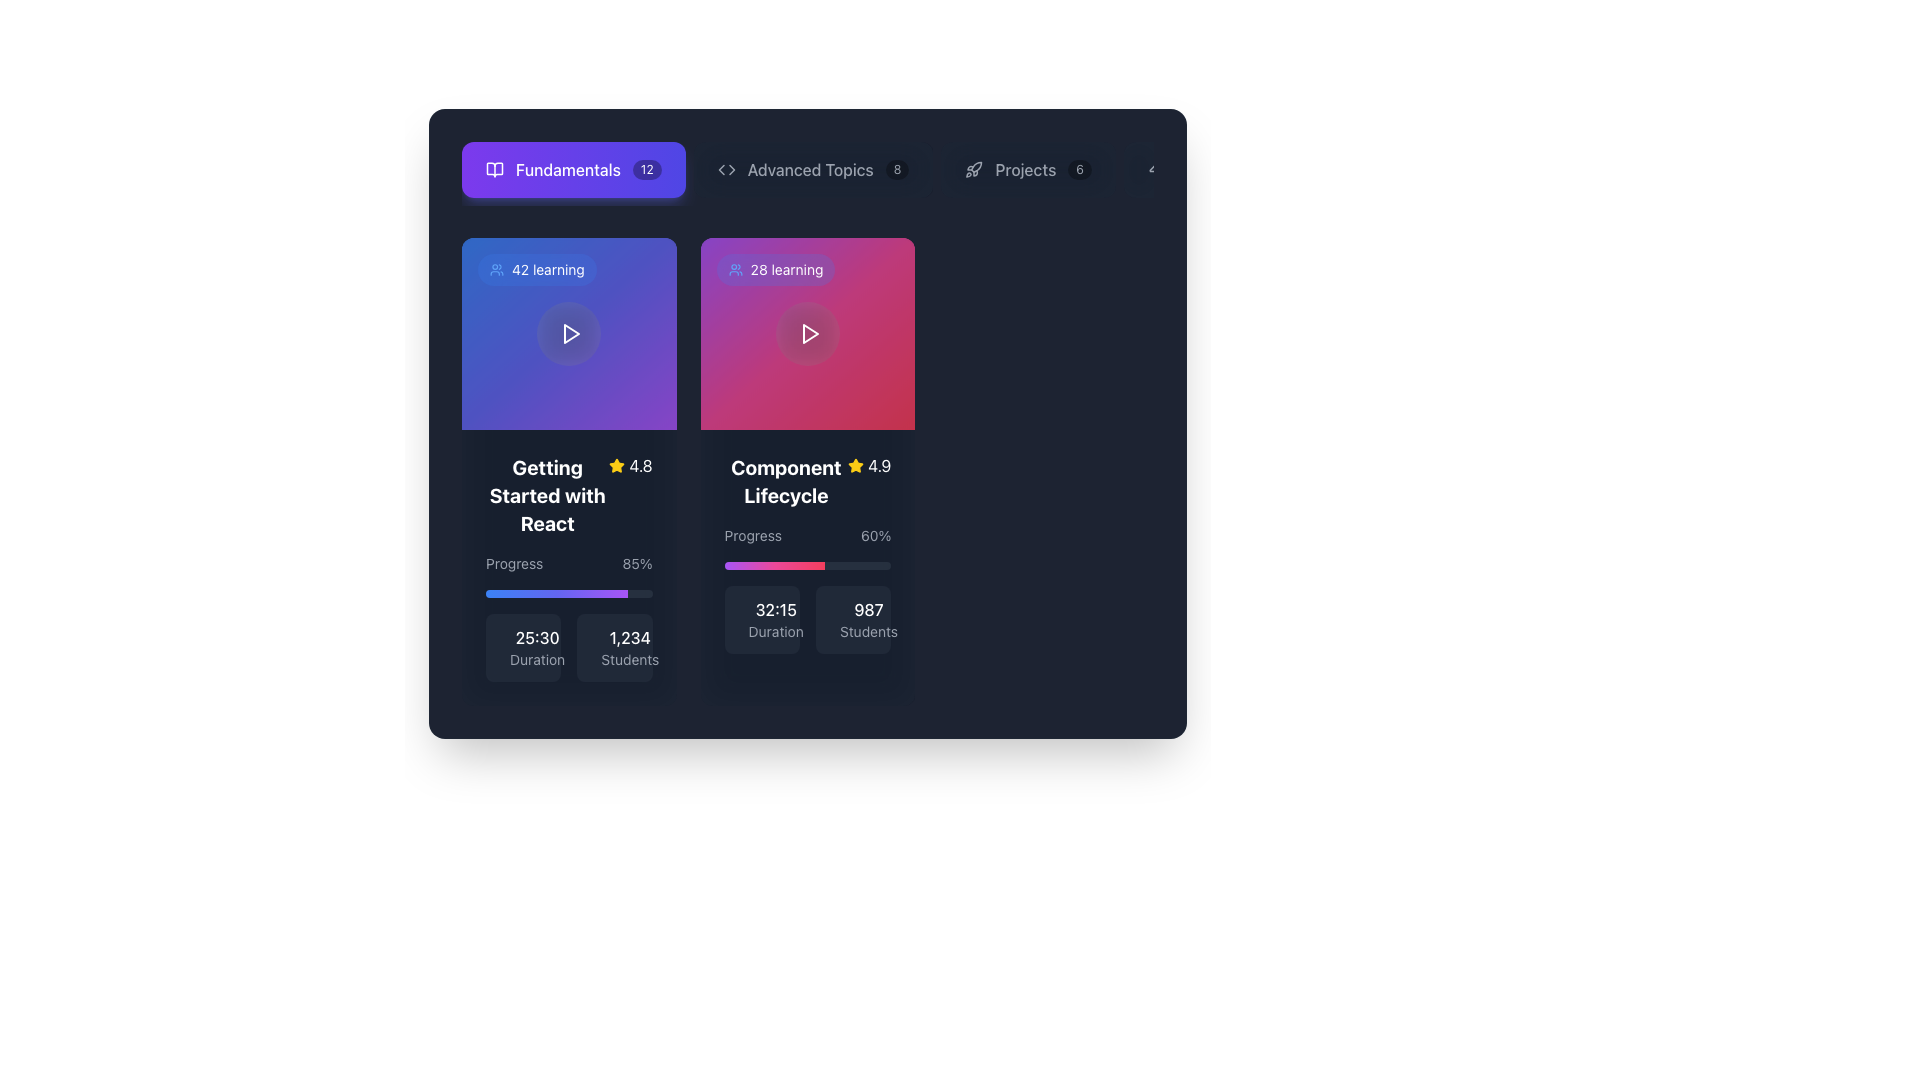 Image resolution: width=1920 pixels, height=1080 pixels. What do you see at coordinates (616, 466) in the screenshot?
I see `the star icon representing a rating system adjacent to the text '4.8' and below the course title 'Getting Started with React'` at bounding box center [616, 466].